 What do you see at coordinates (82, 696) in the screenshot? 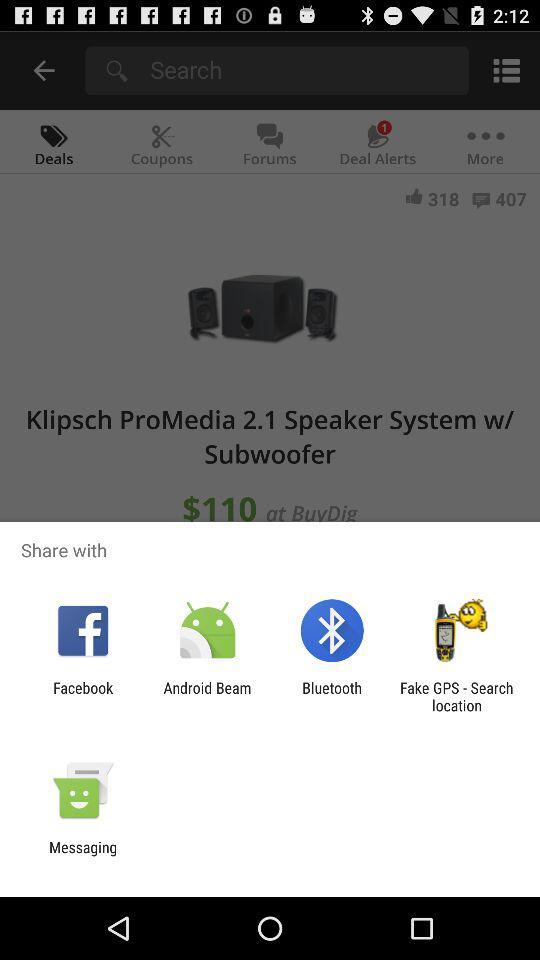
I see `the facebook icon` at bounding box center [82, 696].